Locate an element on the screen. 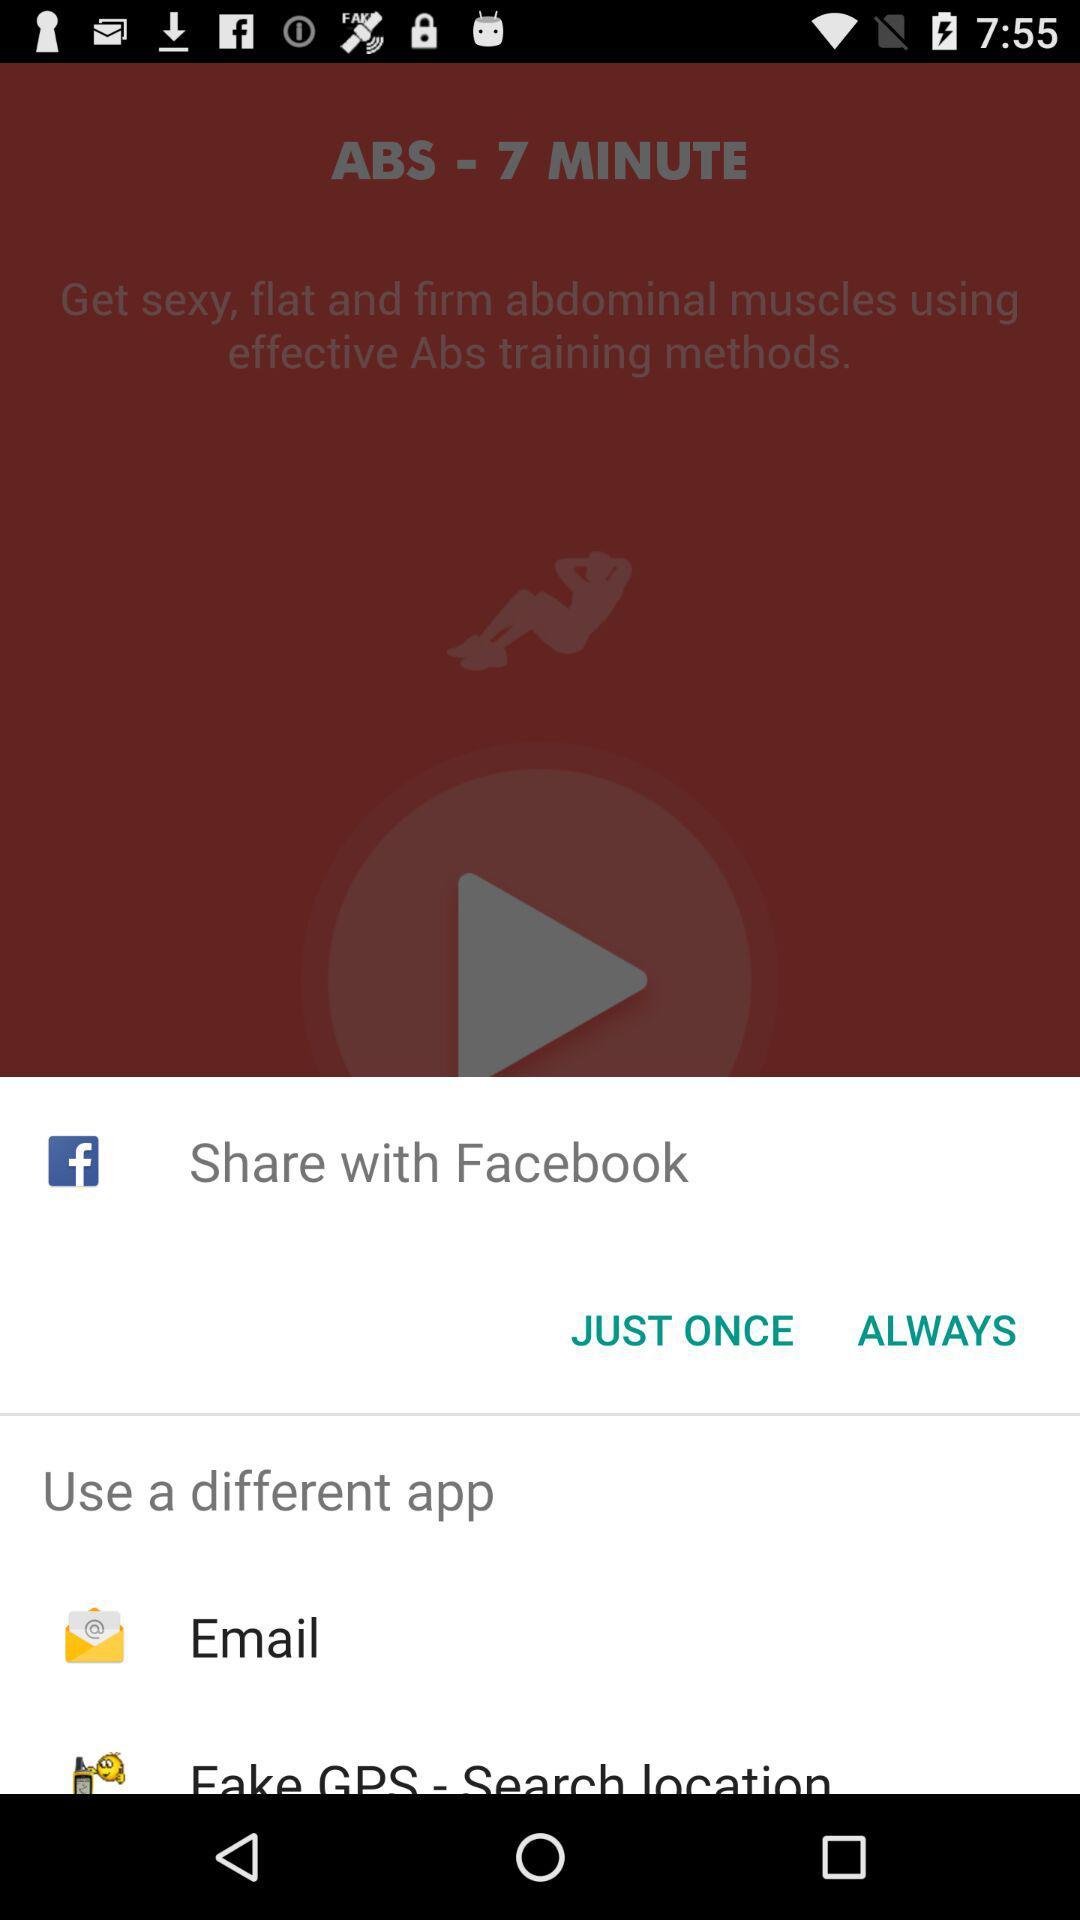  icon below the email icon is located at coordinates (510, 1770).